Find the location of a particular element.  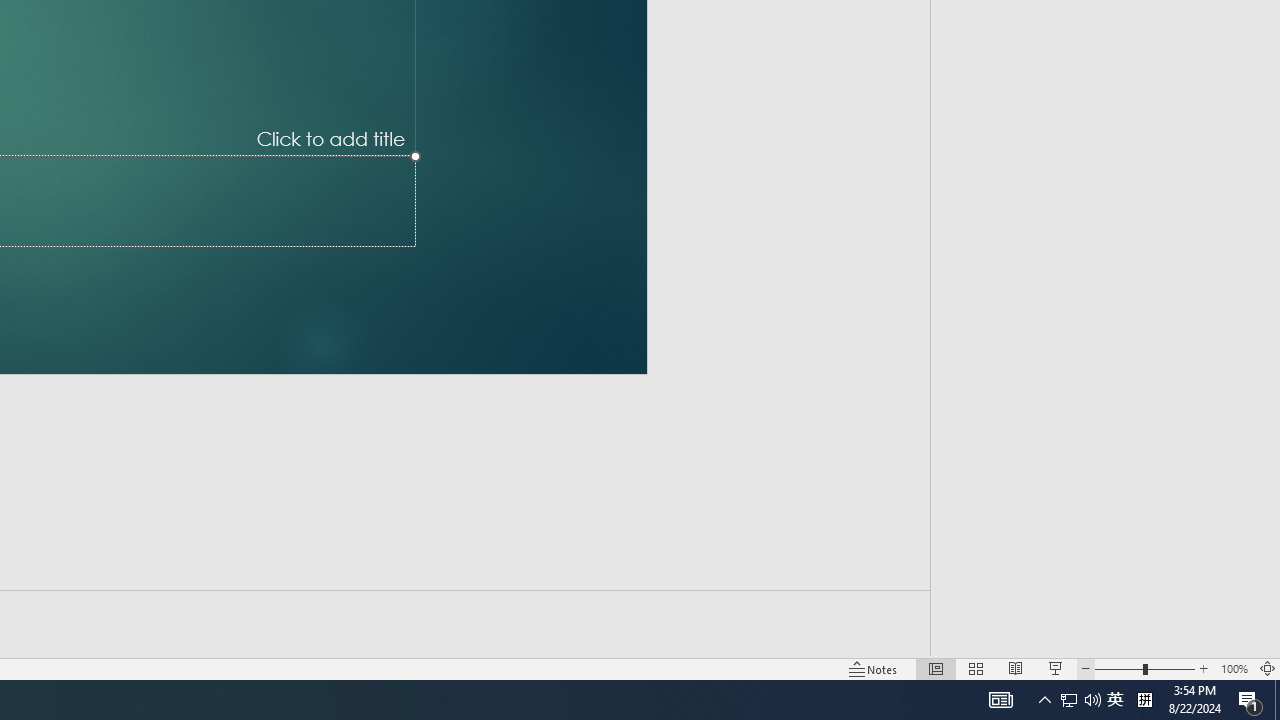

'Zoom Out' is located at coordinates (1117, 669).